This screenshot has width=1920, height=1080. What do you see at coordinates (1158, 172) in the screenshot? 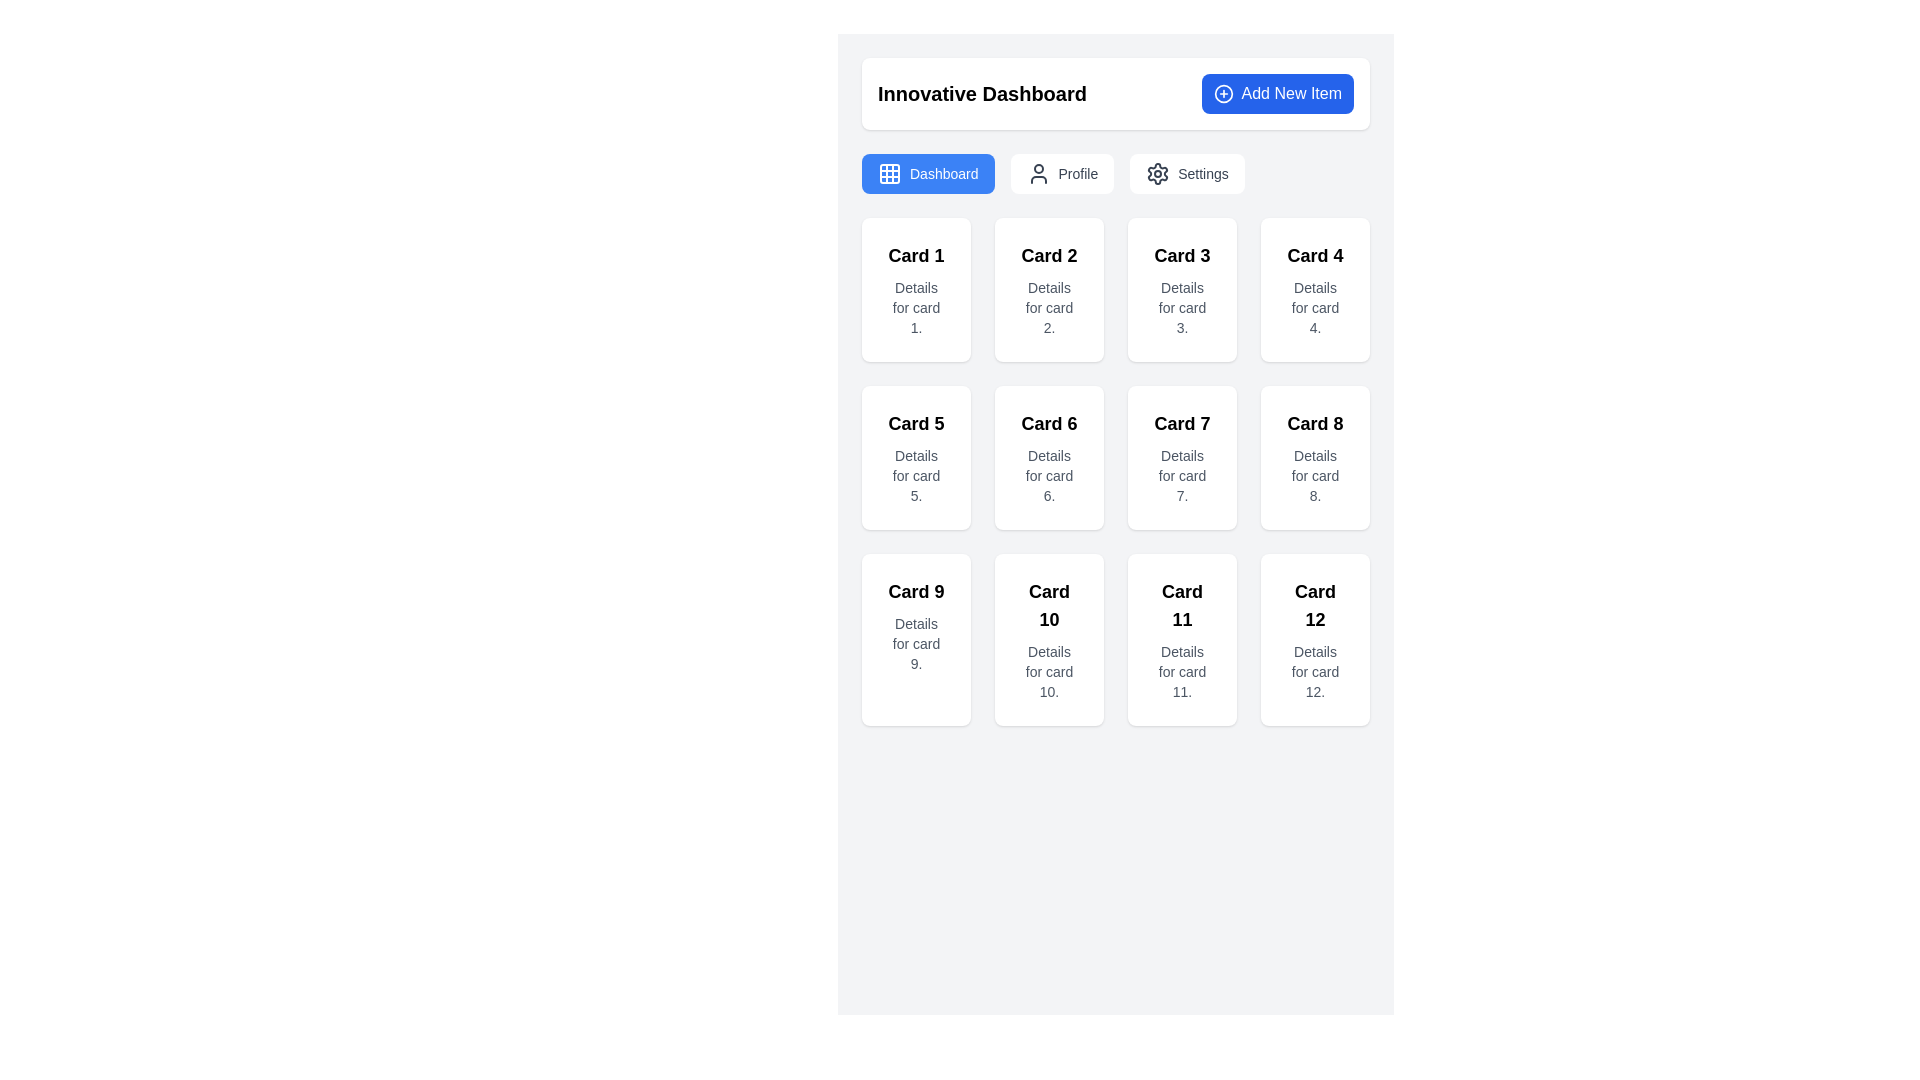
I see `the settings icon located at the rightmost position of the top navigation bar` at bounding box center [1158, 172].